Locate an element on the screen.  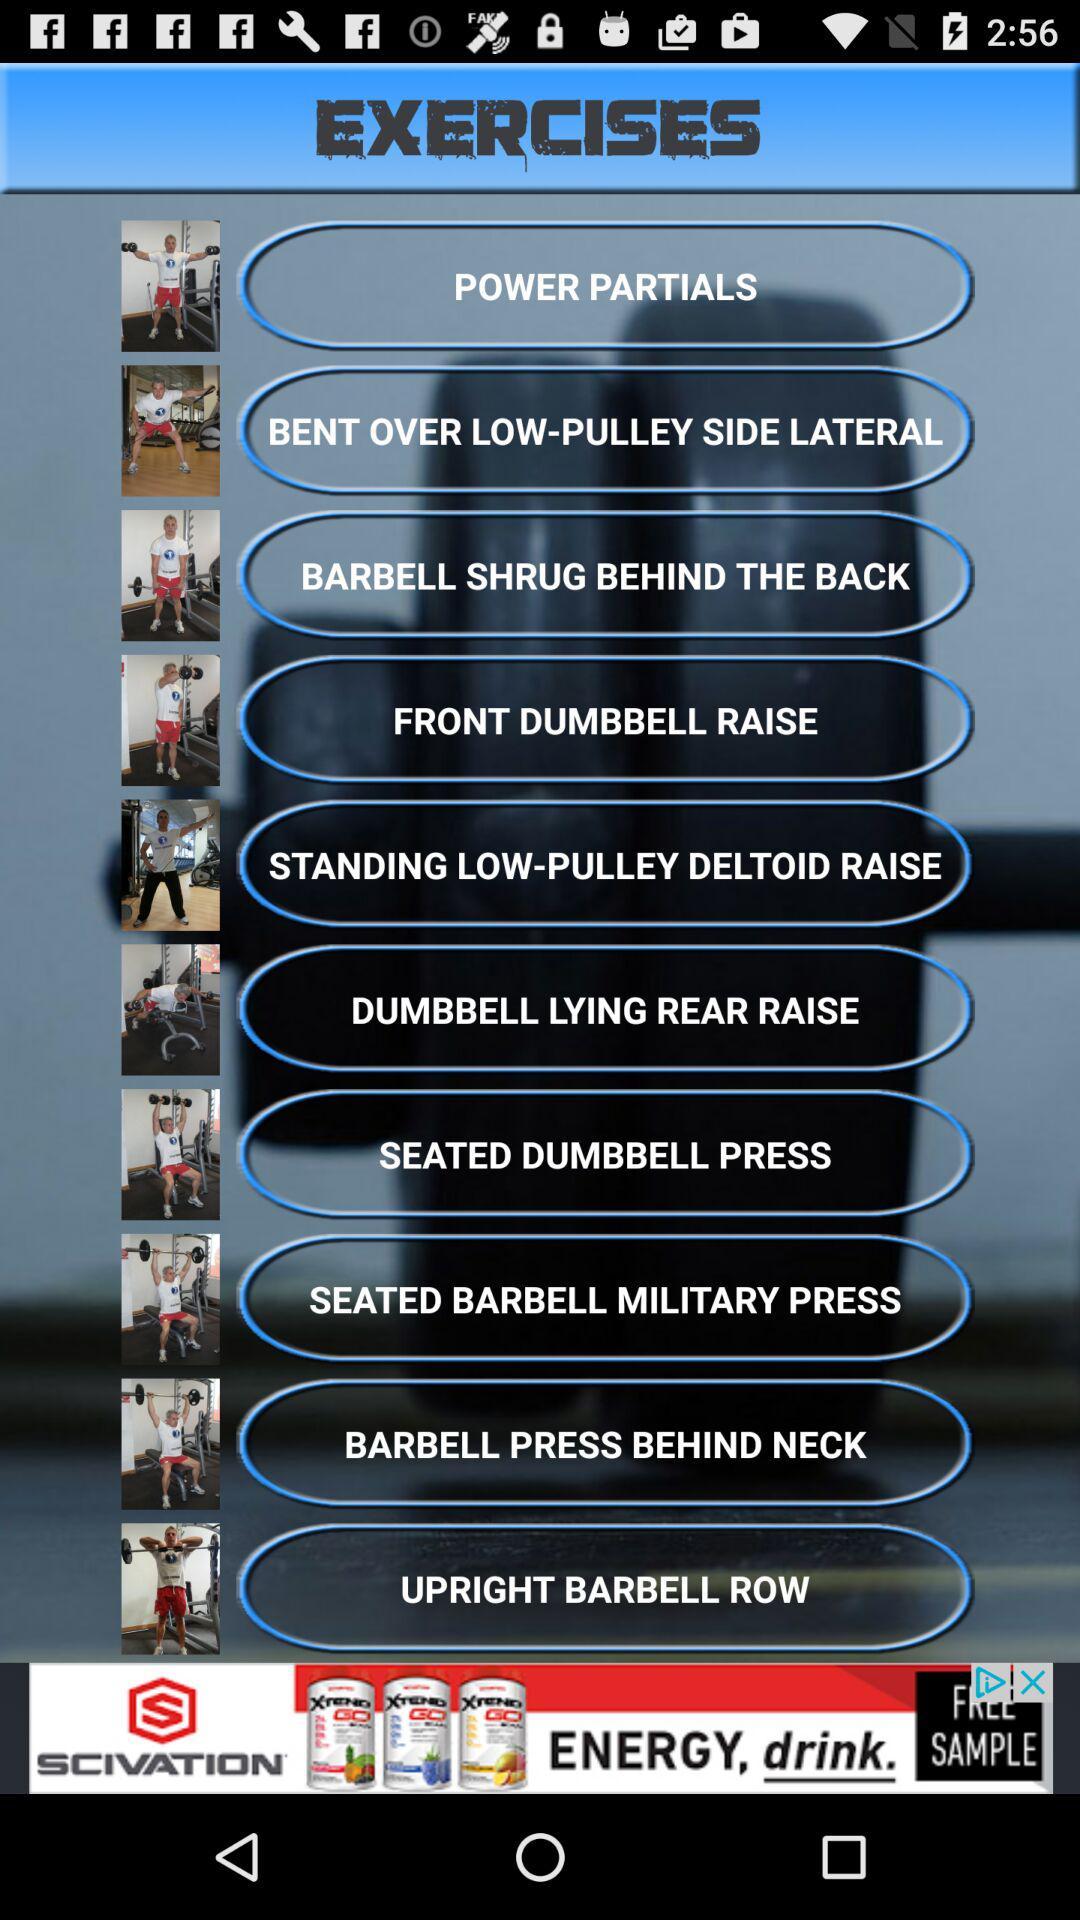
advertisement is located at coordinates (540, 1727).